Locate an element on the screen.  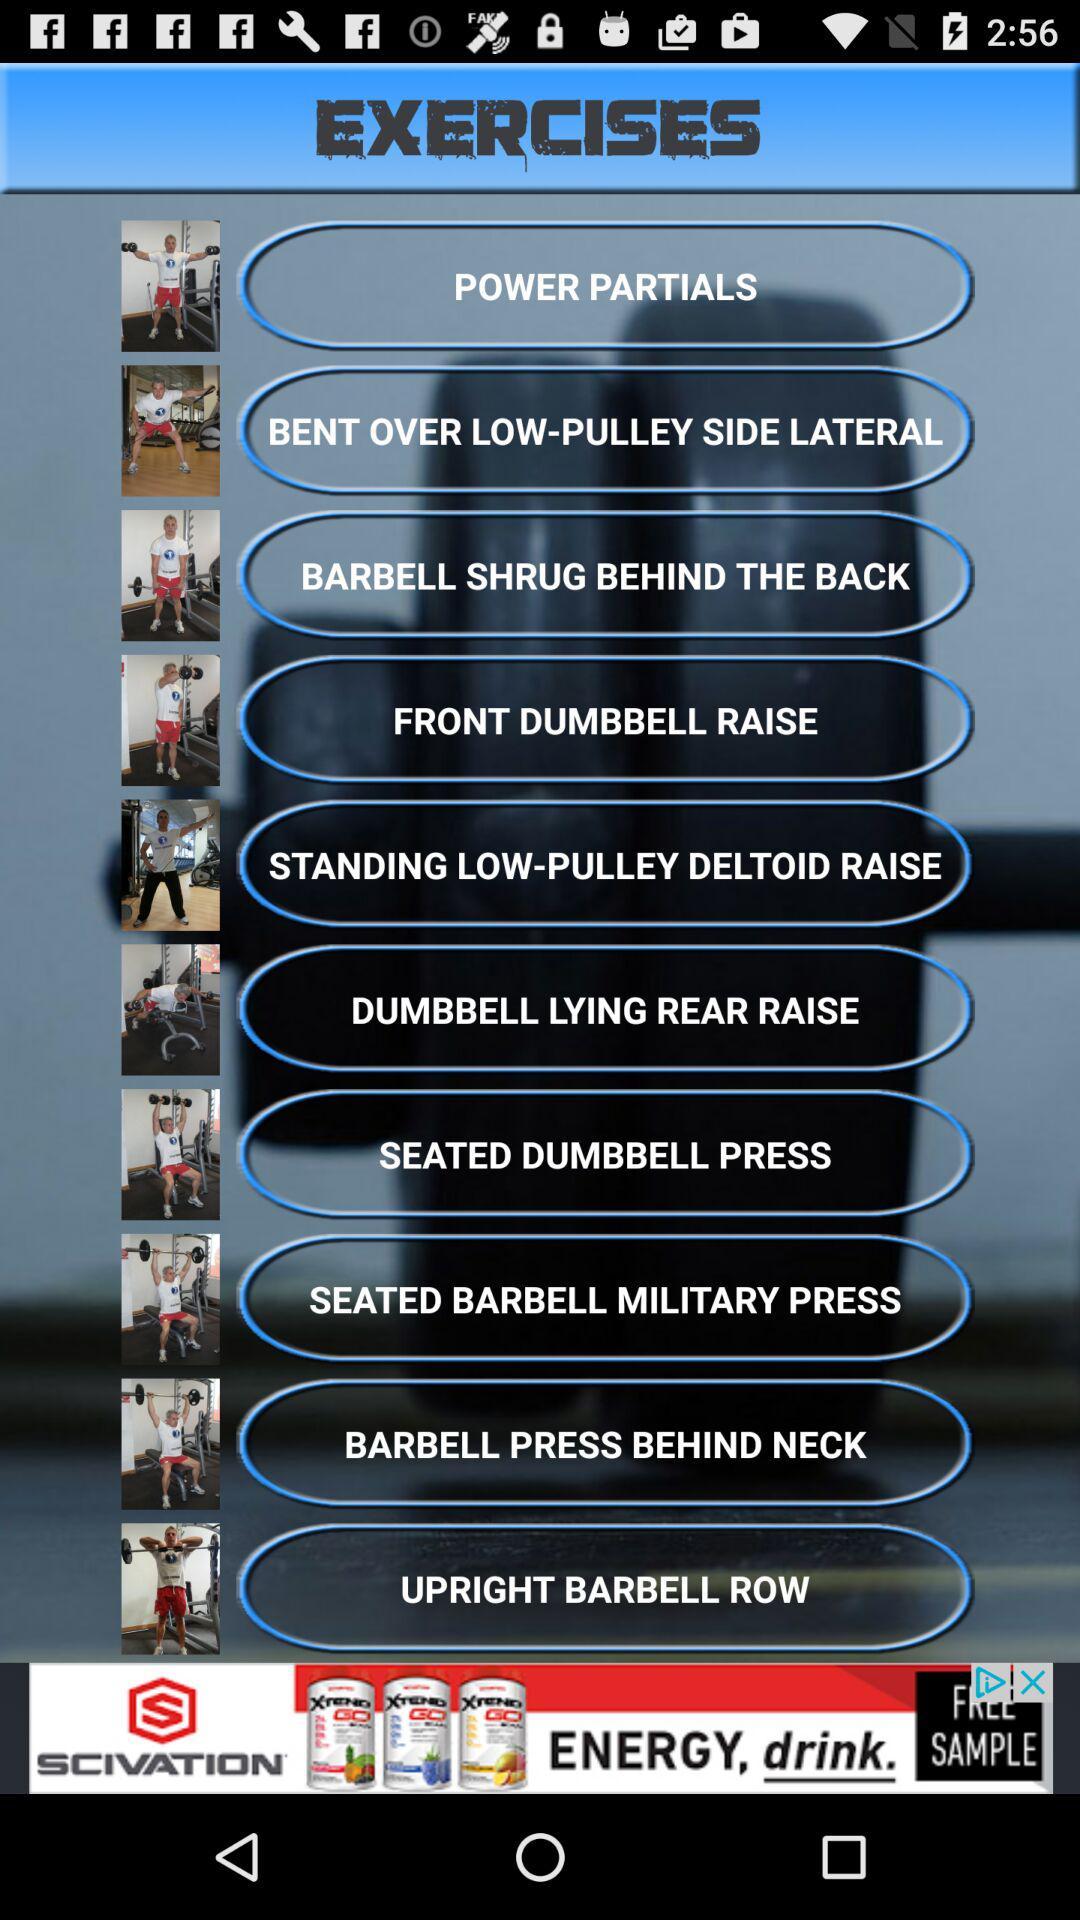
advertisement is located at coordinates (540, 1727).